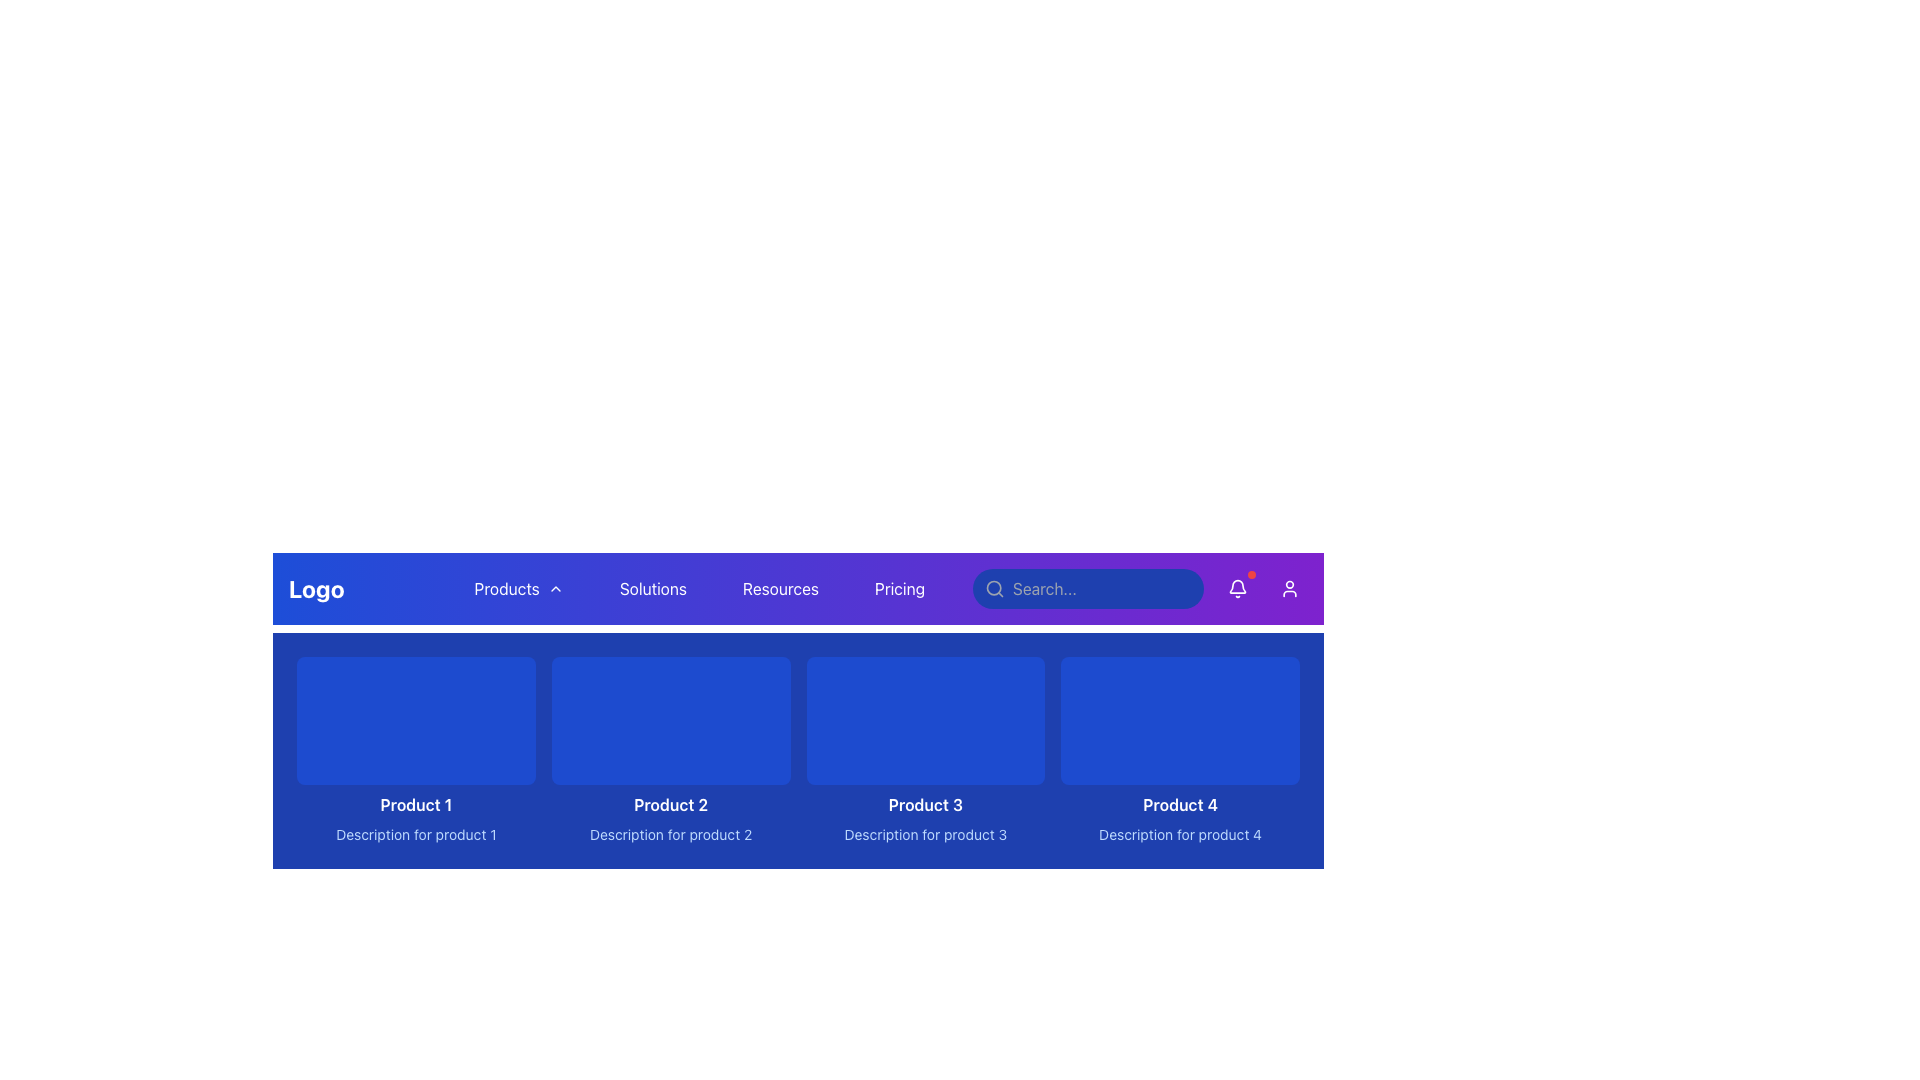 The image size is (1920, 1080). What do you see at coordinates (1180, 834) in the screenshot?
I see `the descriptive text label located beneath the title 'Product 4' in the fourth box of the product display layout` at bounding box center [1180, 834].